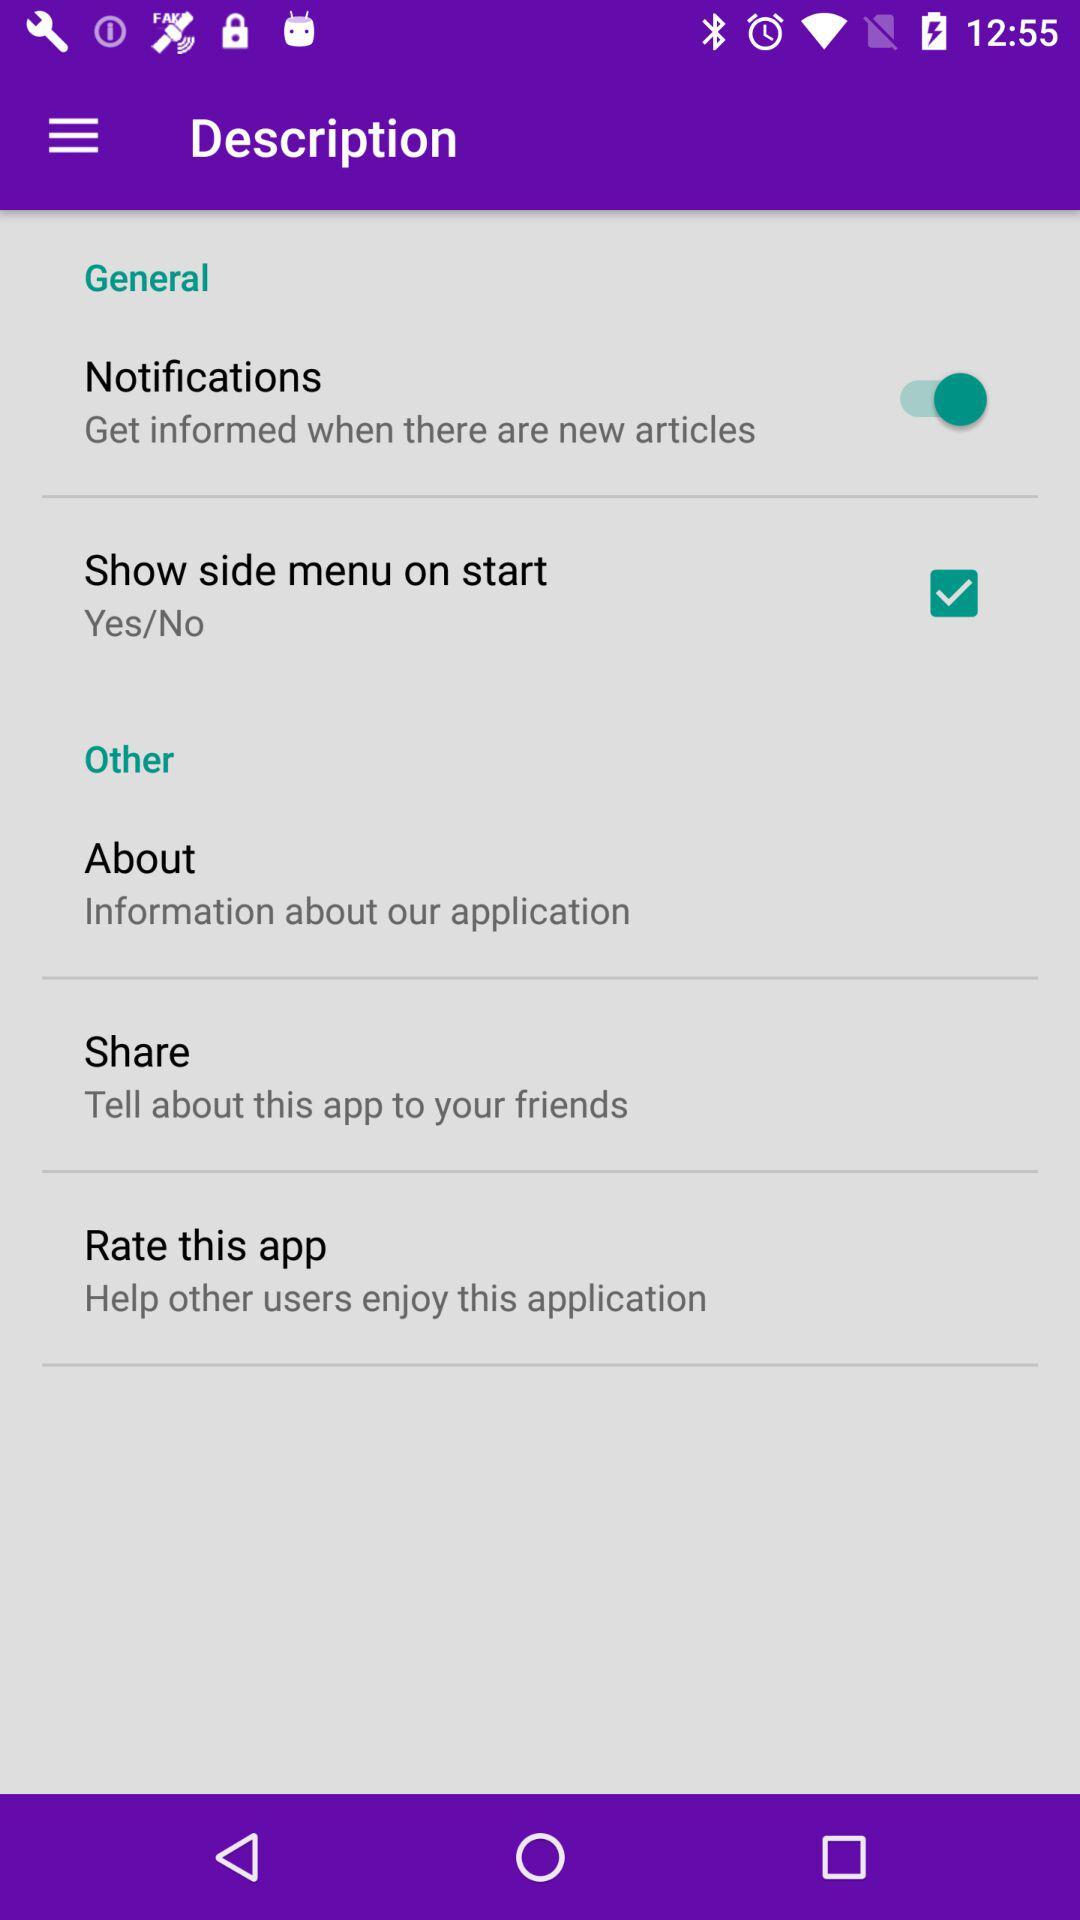  Describe the element at coordinates (315, 567) in the screenshot. I see `the icon below the get informed when icon` at that location.